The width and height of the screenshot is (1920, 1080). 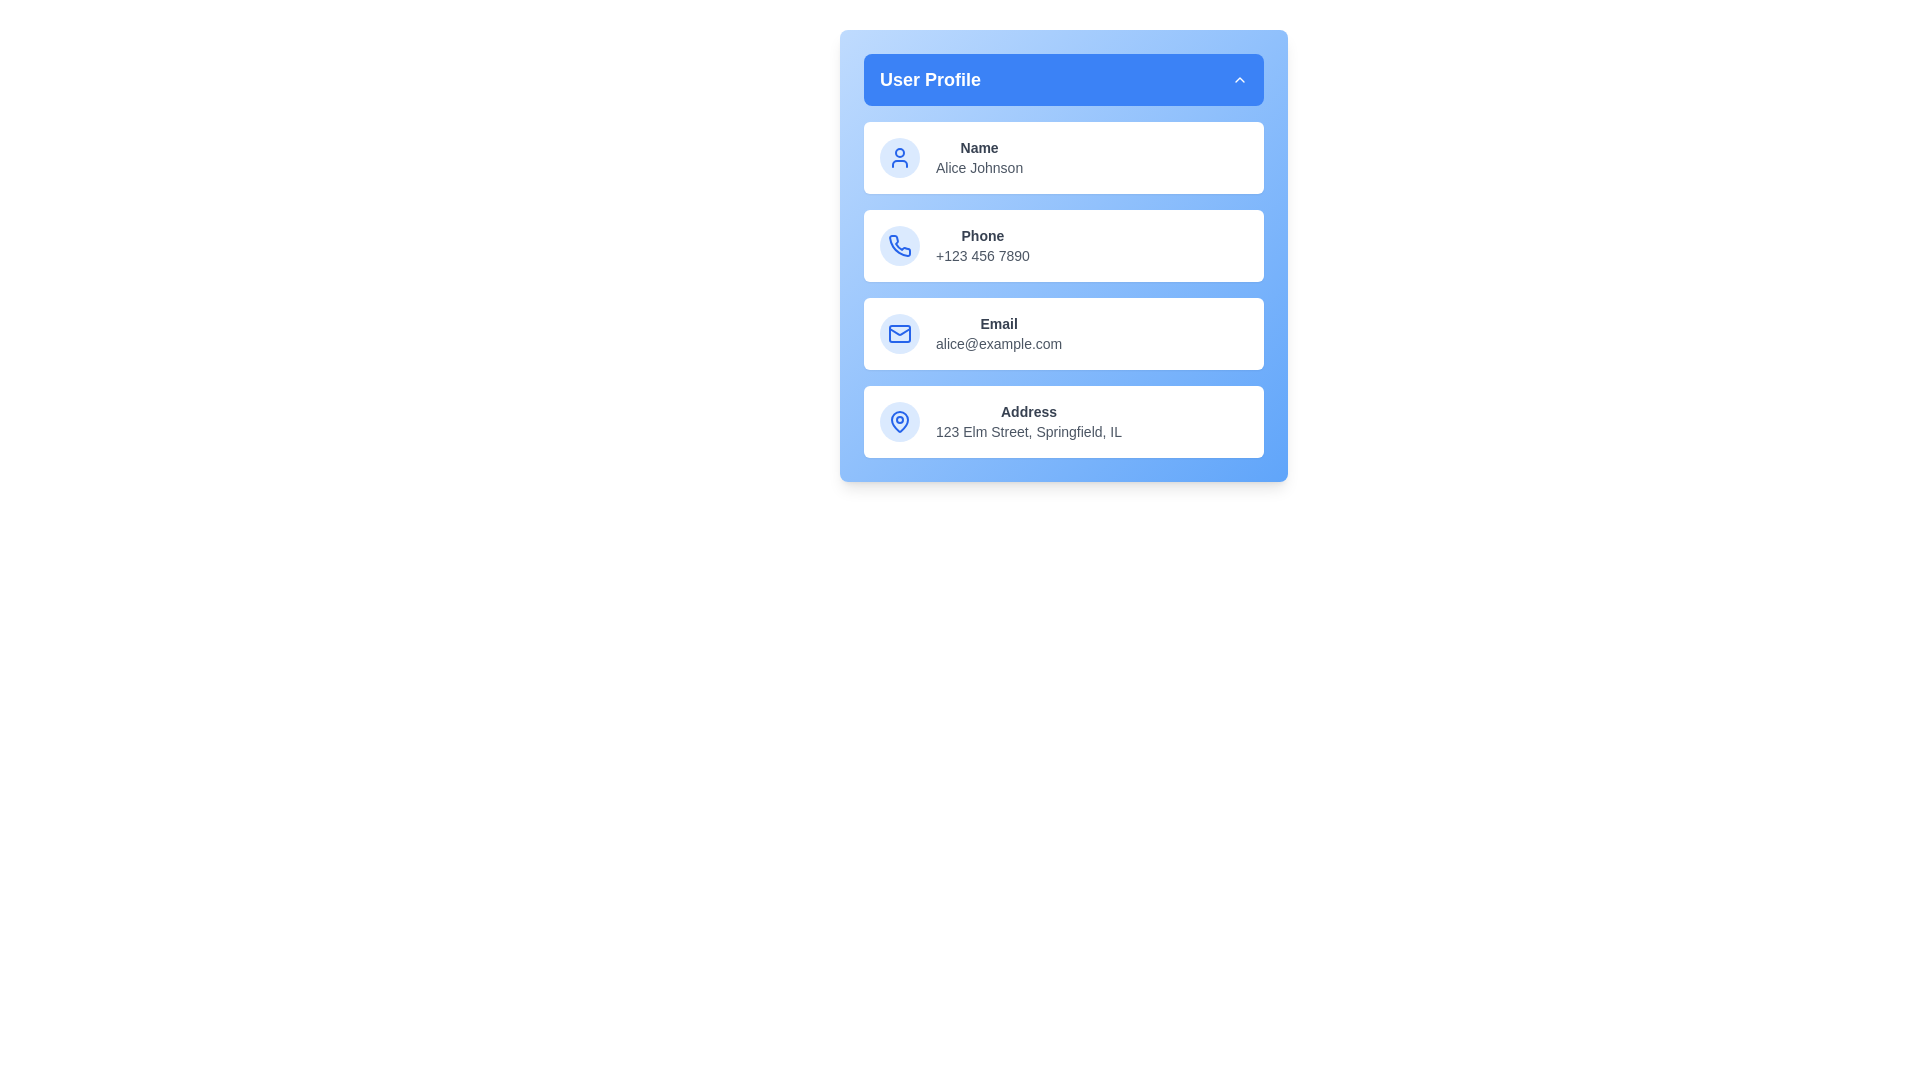 I want to click on the email icon located to the left of the 'Email' text label, which is the third entry in the 'User Profile' card, positioned above the 'Address' field and below the 'Phone' field, so click(x=899, y=333).